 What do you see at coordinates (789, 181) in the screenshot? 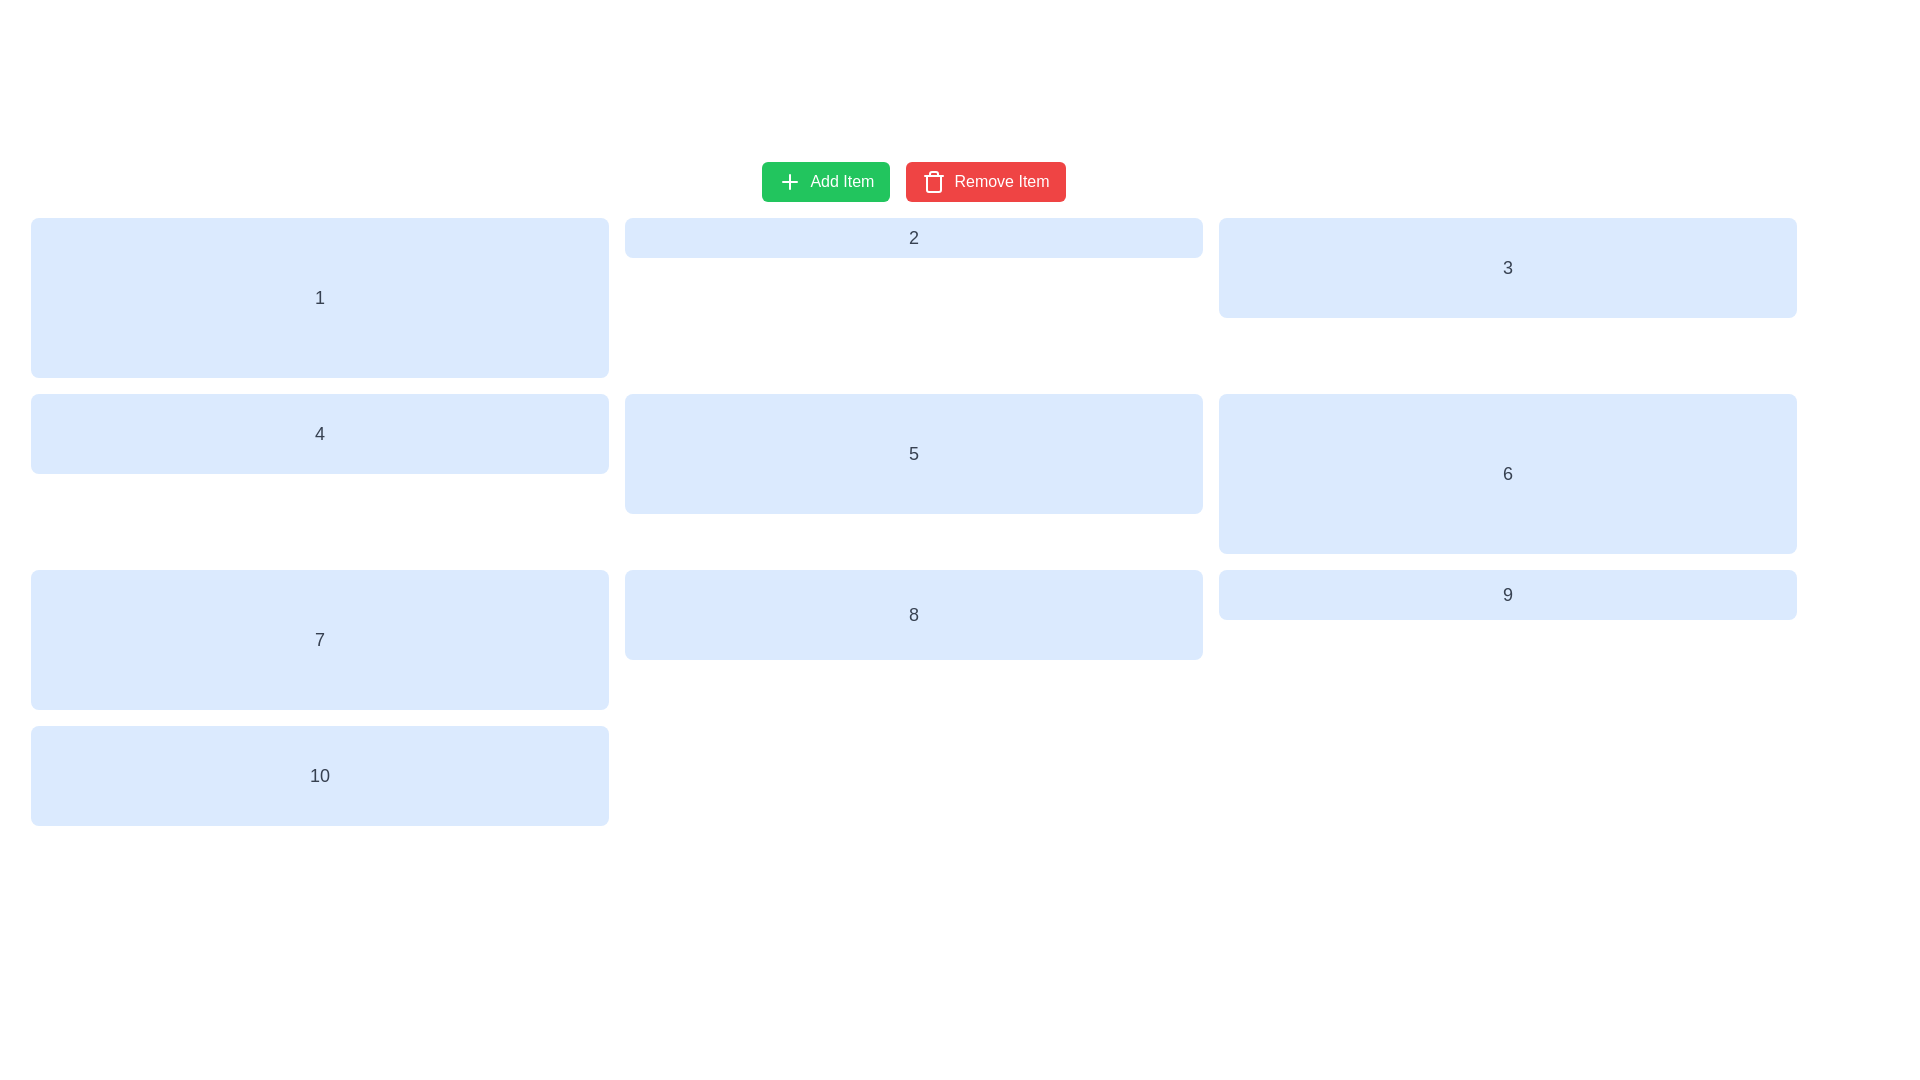
I see `the icon within the 'Add Item' button, which is located towards the left side of the button at the top-center of the layout` at bounding box center [789, 181].